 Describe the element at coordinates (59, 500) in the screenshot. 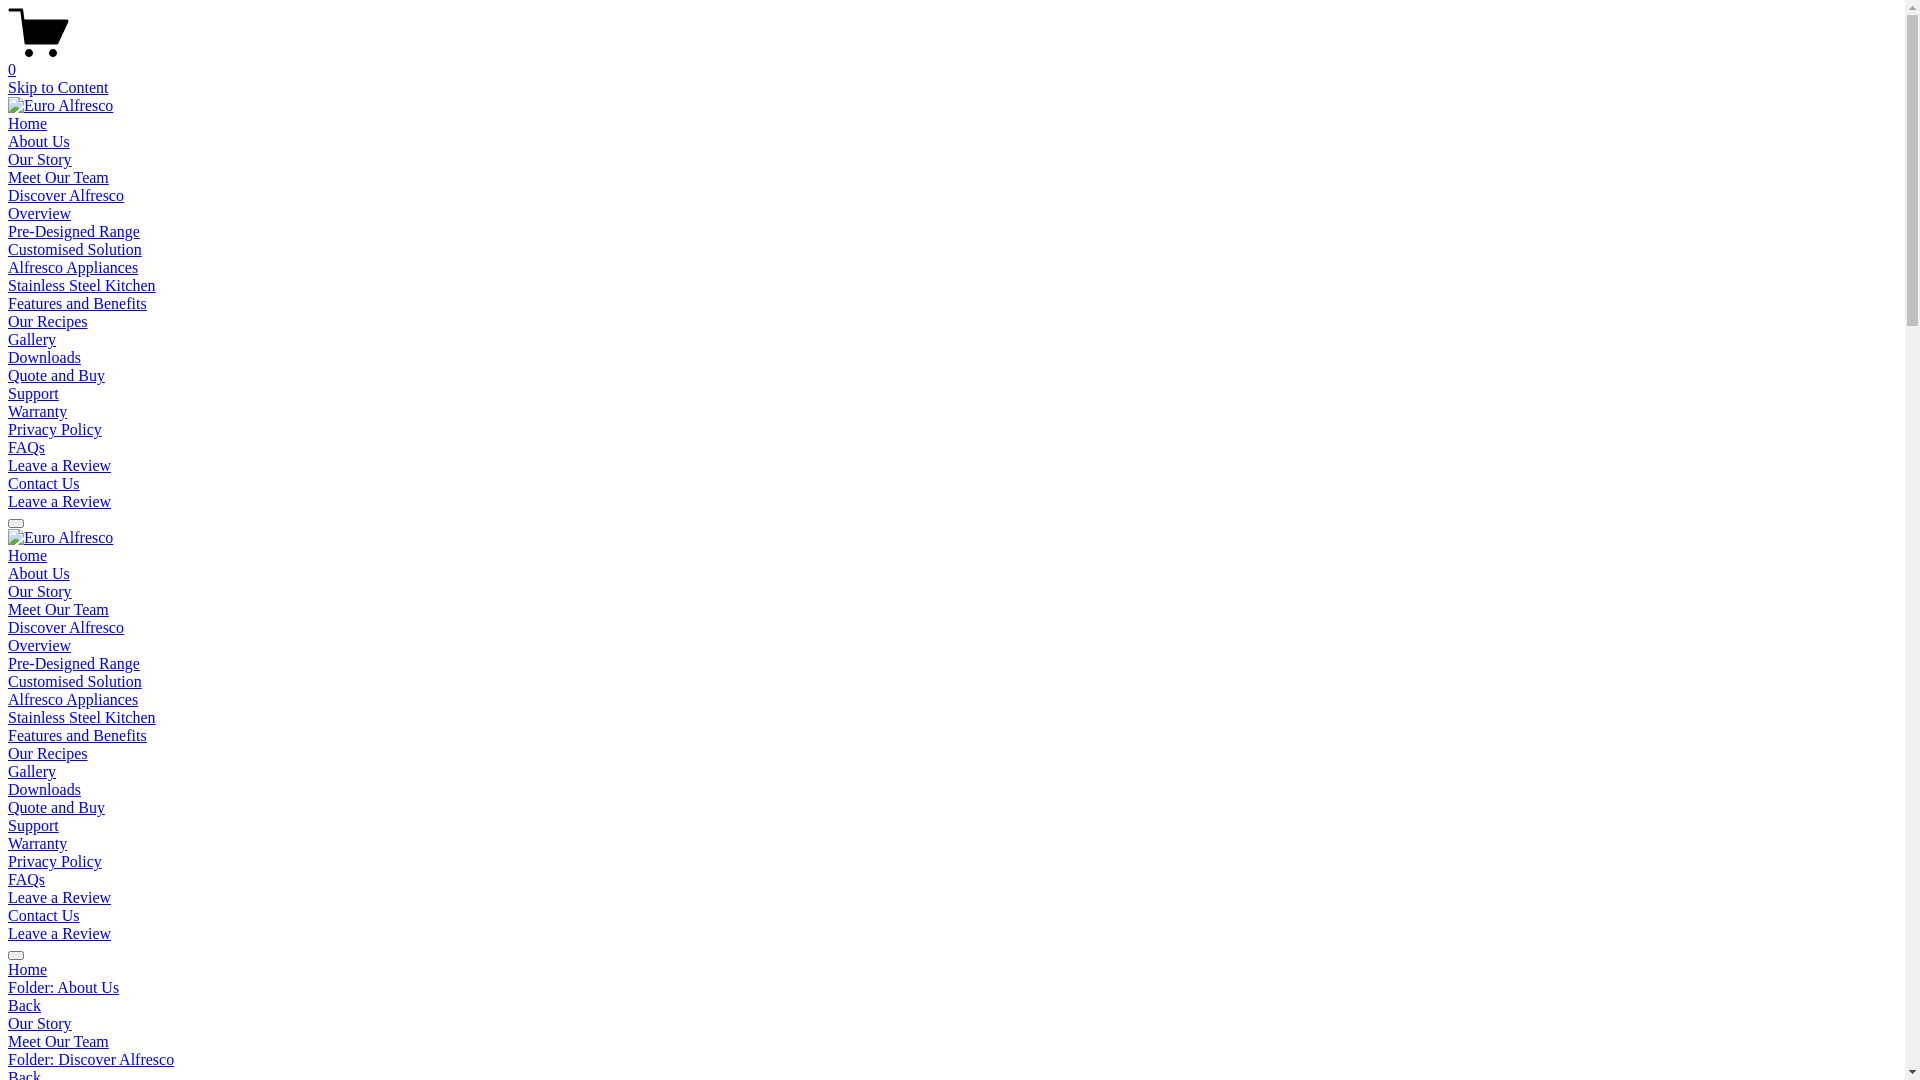

I see `'Leave a Review'` at that location.